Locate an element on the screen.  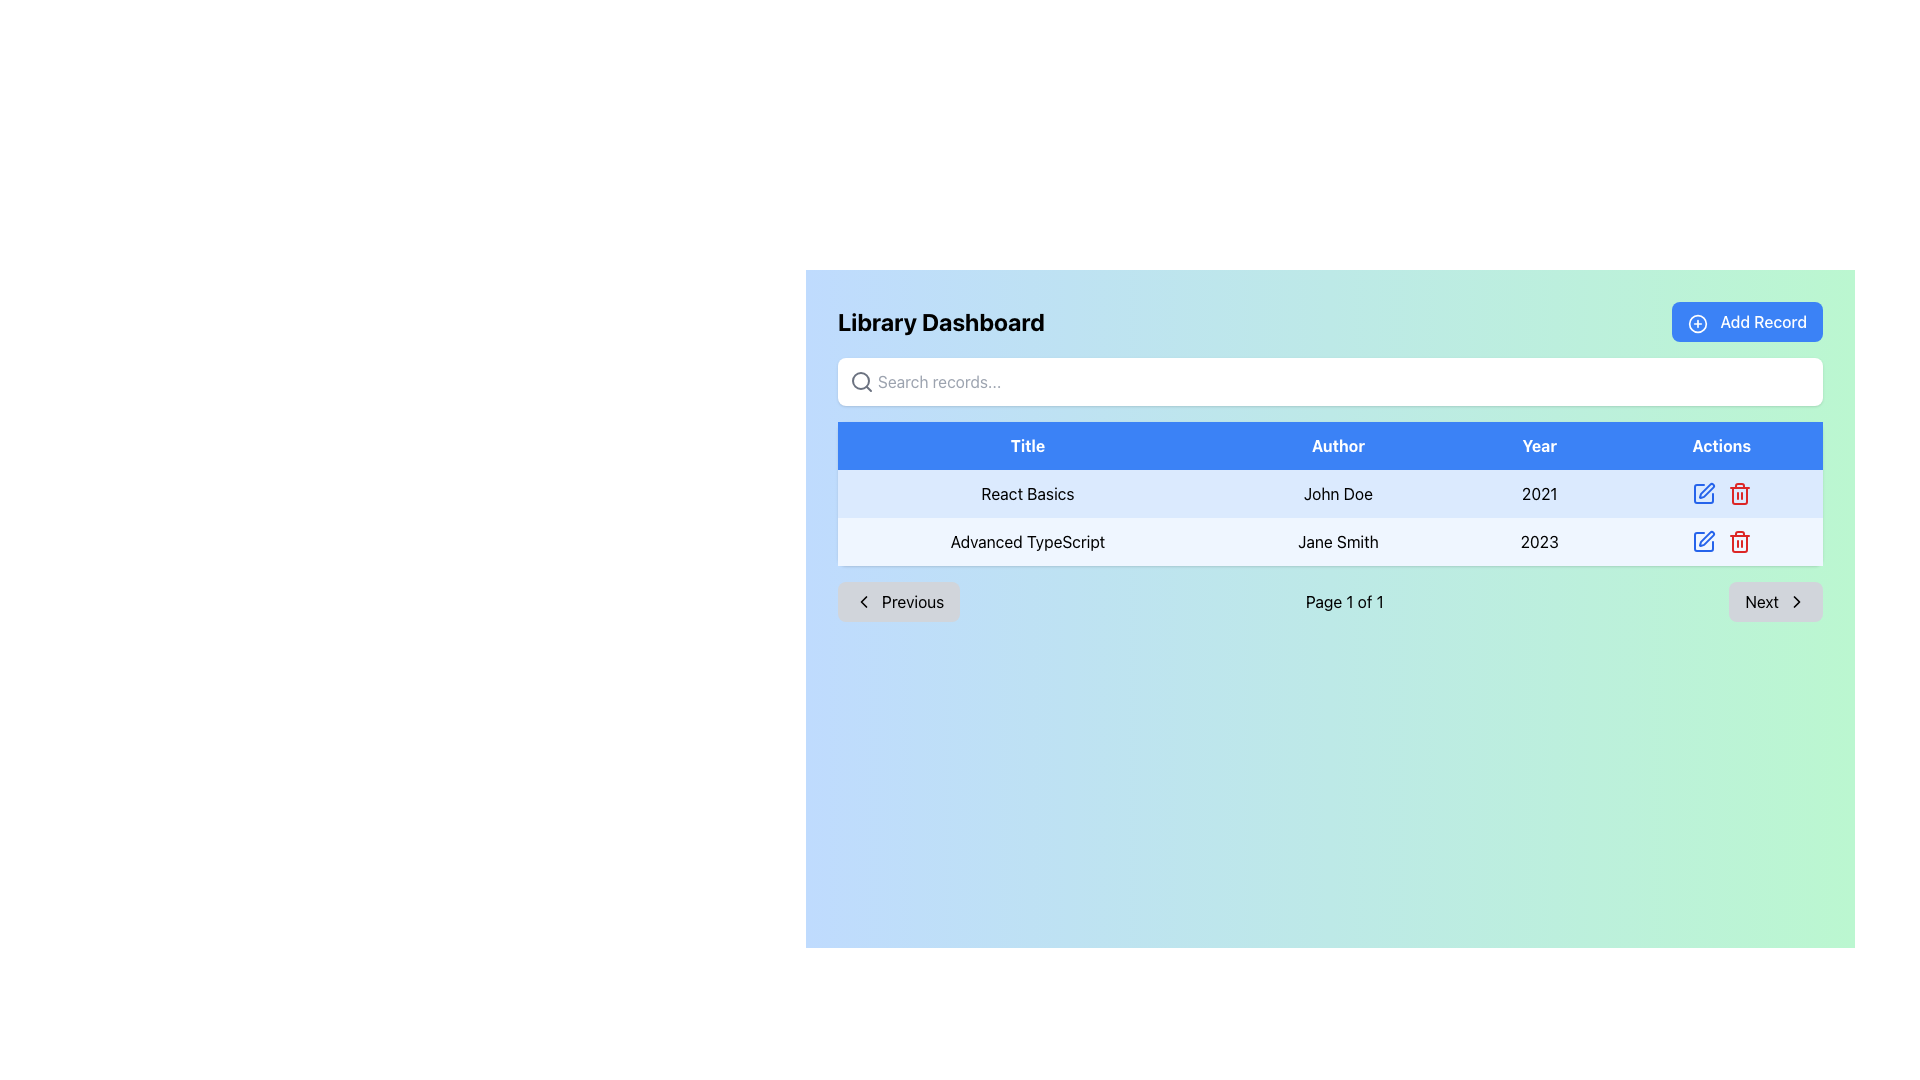
text label displaying 'Jane Smith' located in the second row under the 'Author' column of the table, which has a light blue background and is centered in the cell is located at coordinates (1338, 542).